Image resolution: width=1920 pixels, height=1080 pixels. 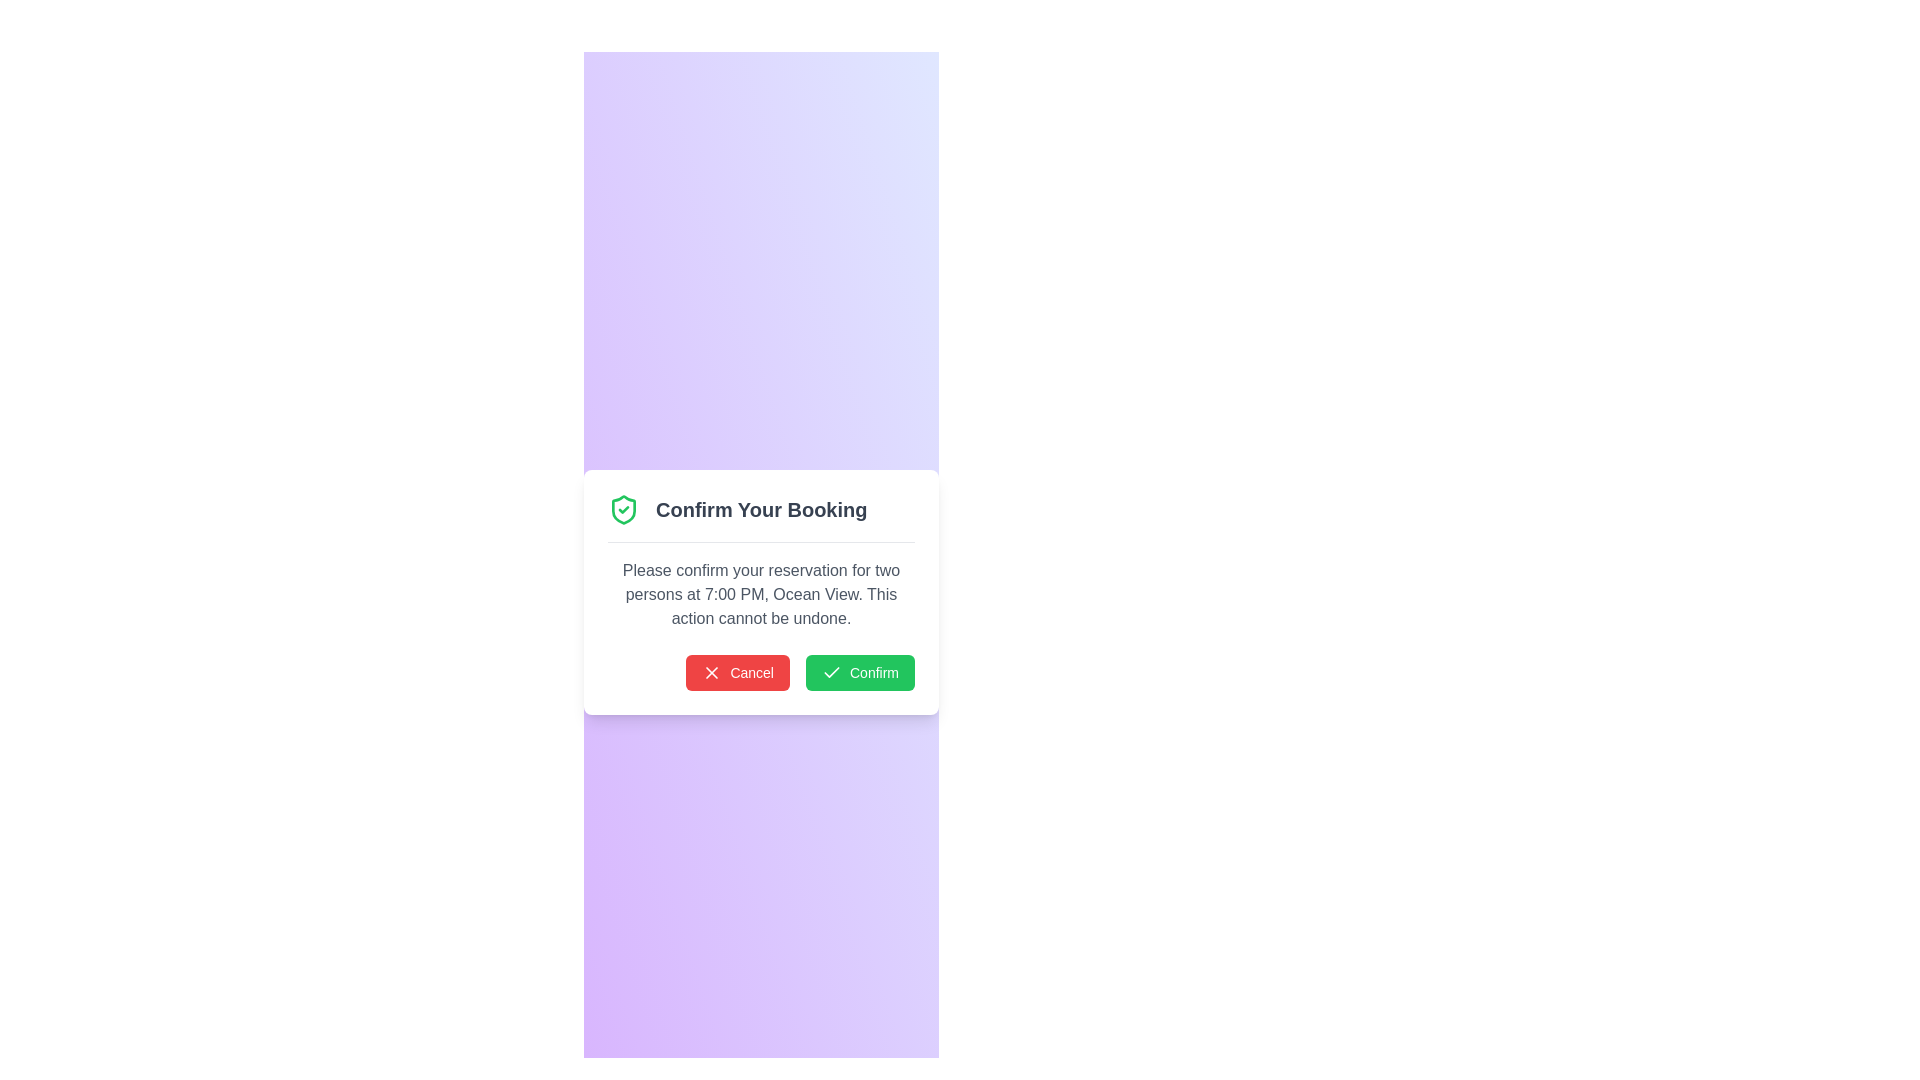 What do you see at coordinates (760, 593) in the screenshot?
I see `text label providing the reservation confirmation message located below the 'Confirm Your Booking' header in the centered modal` at bounding box center [760, 593].